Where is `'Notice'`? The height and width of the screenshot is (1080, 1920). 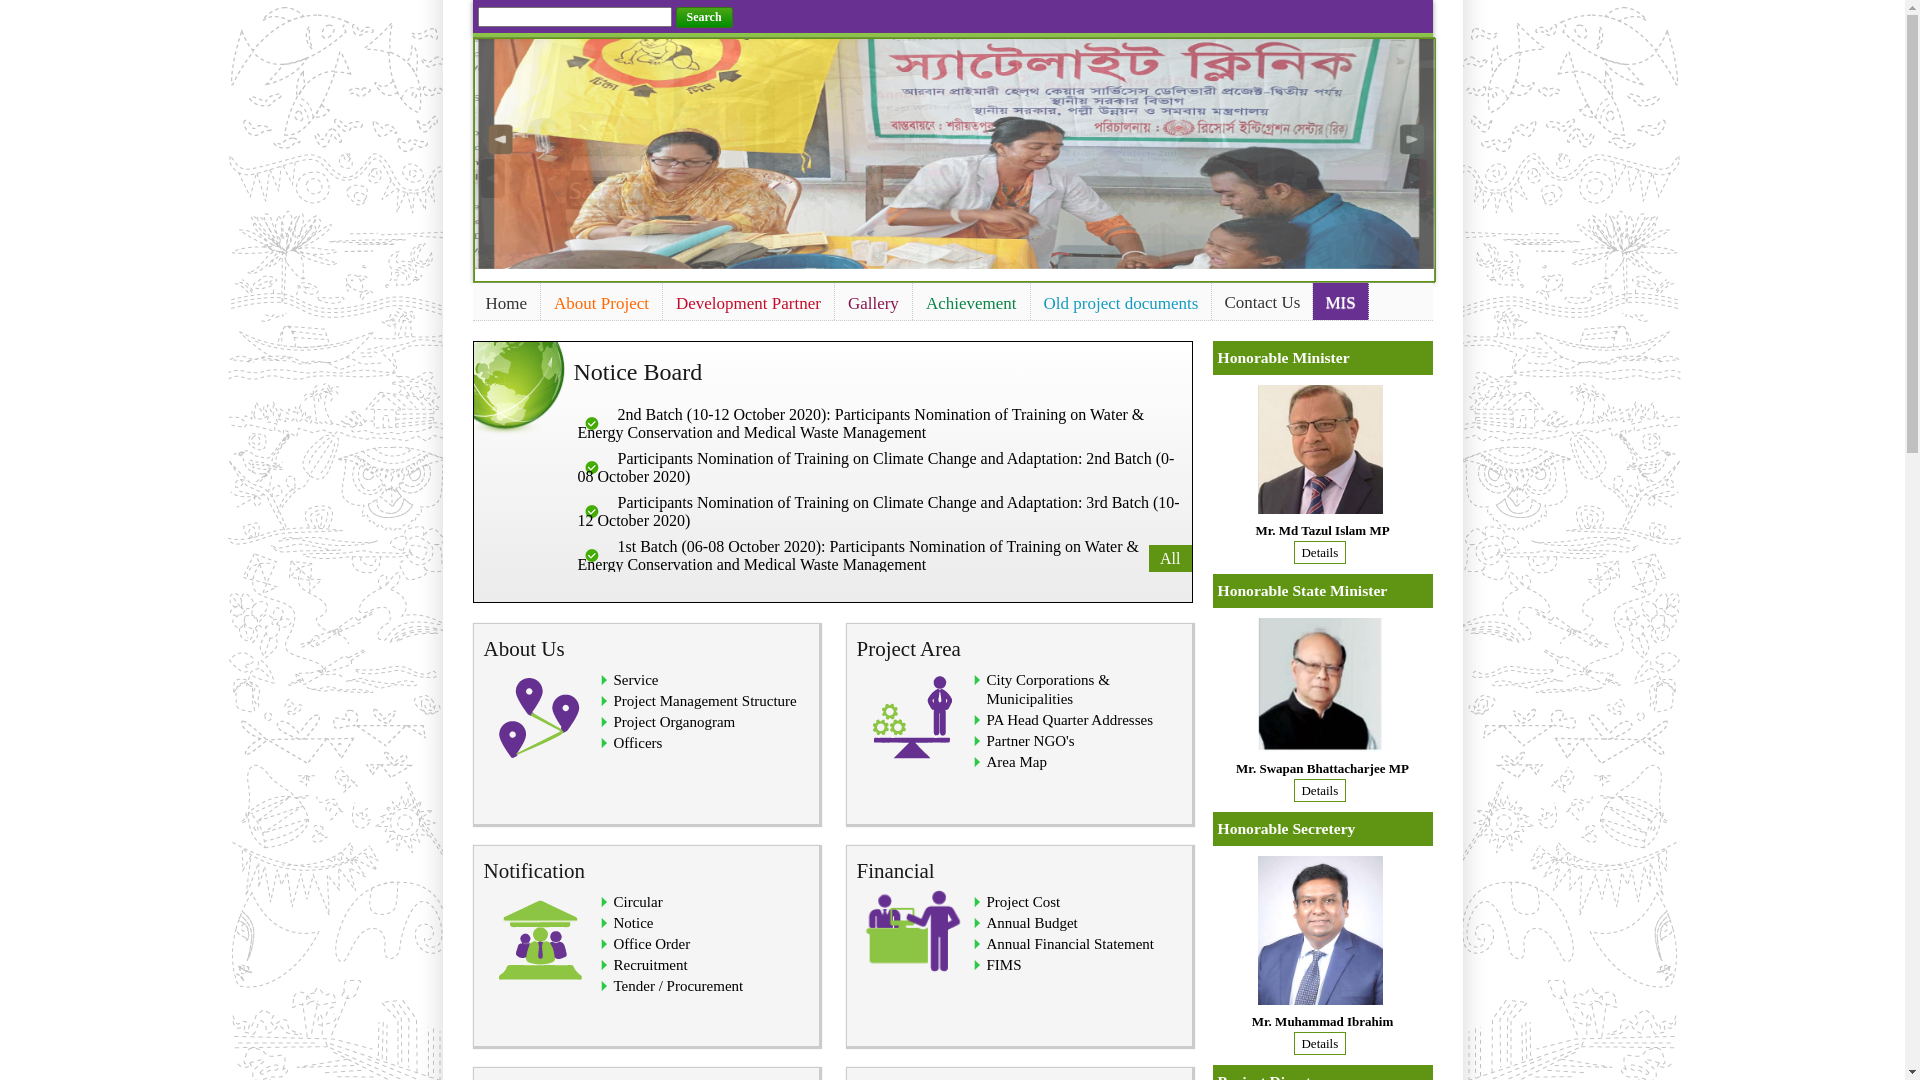 'Notice' is located at coordinates (613, 922).